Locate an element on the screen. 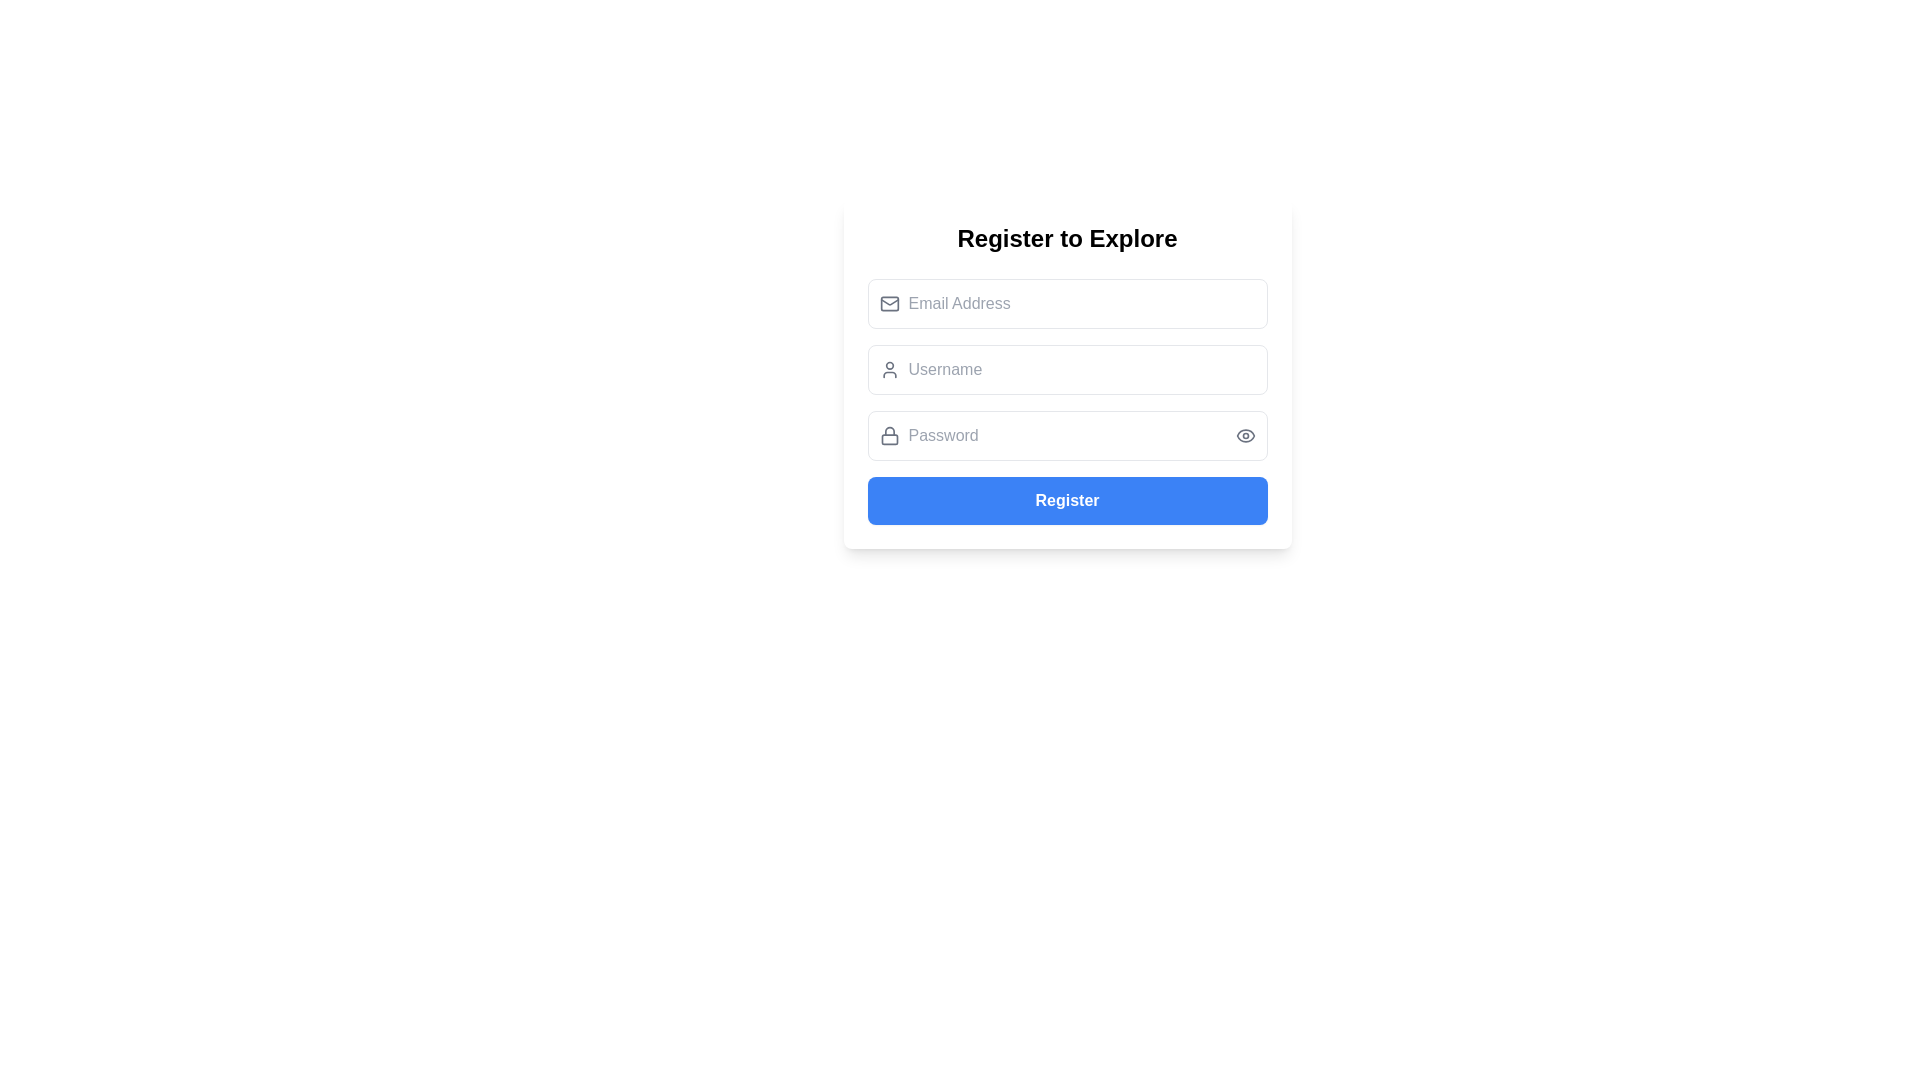 The height and width of the screenshot is (1080, 1920). the password graphical icon located to the left of the password input field in the registration form, which indicates the security aspect of the input is located at coordinates (888, 434).